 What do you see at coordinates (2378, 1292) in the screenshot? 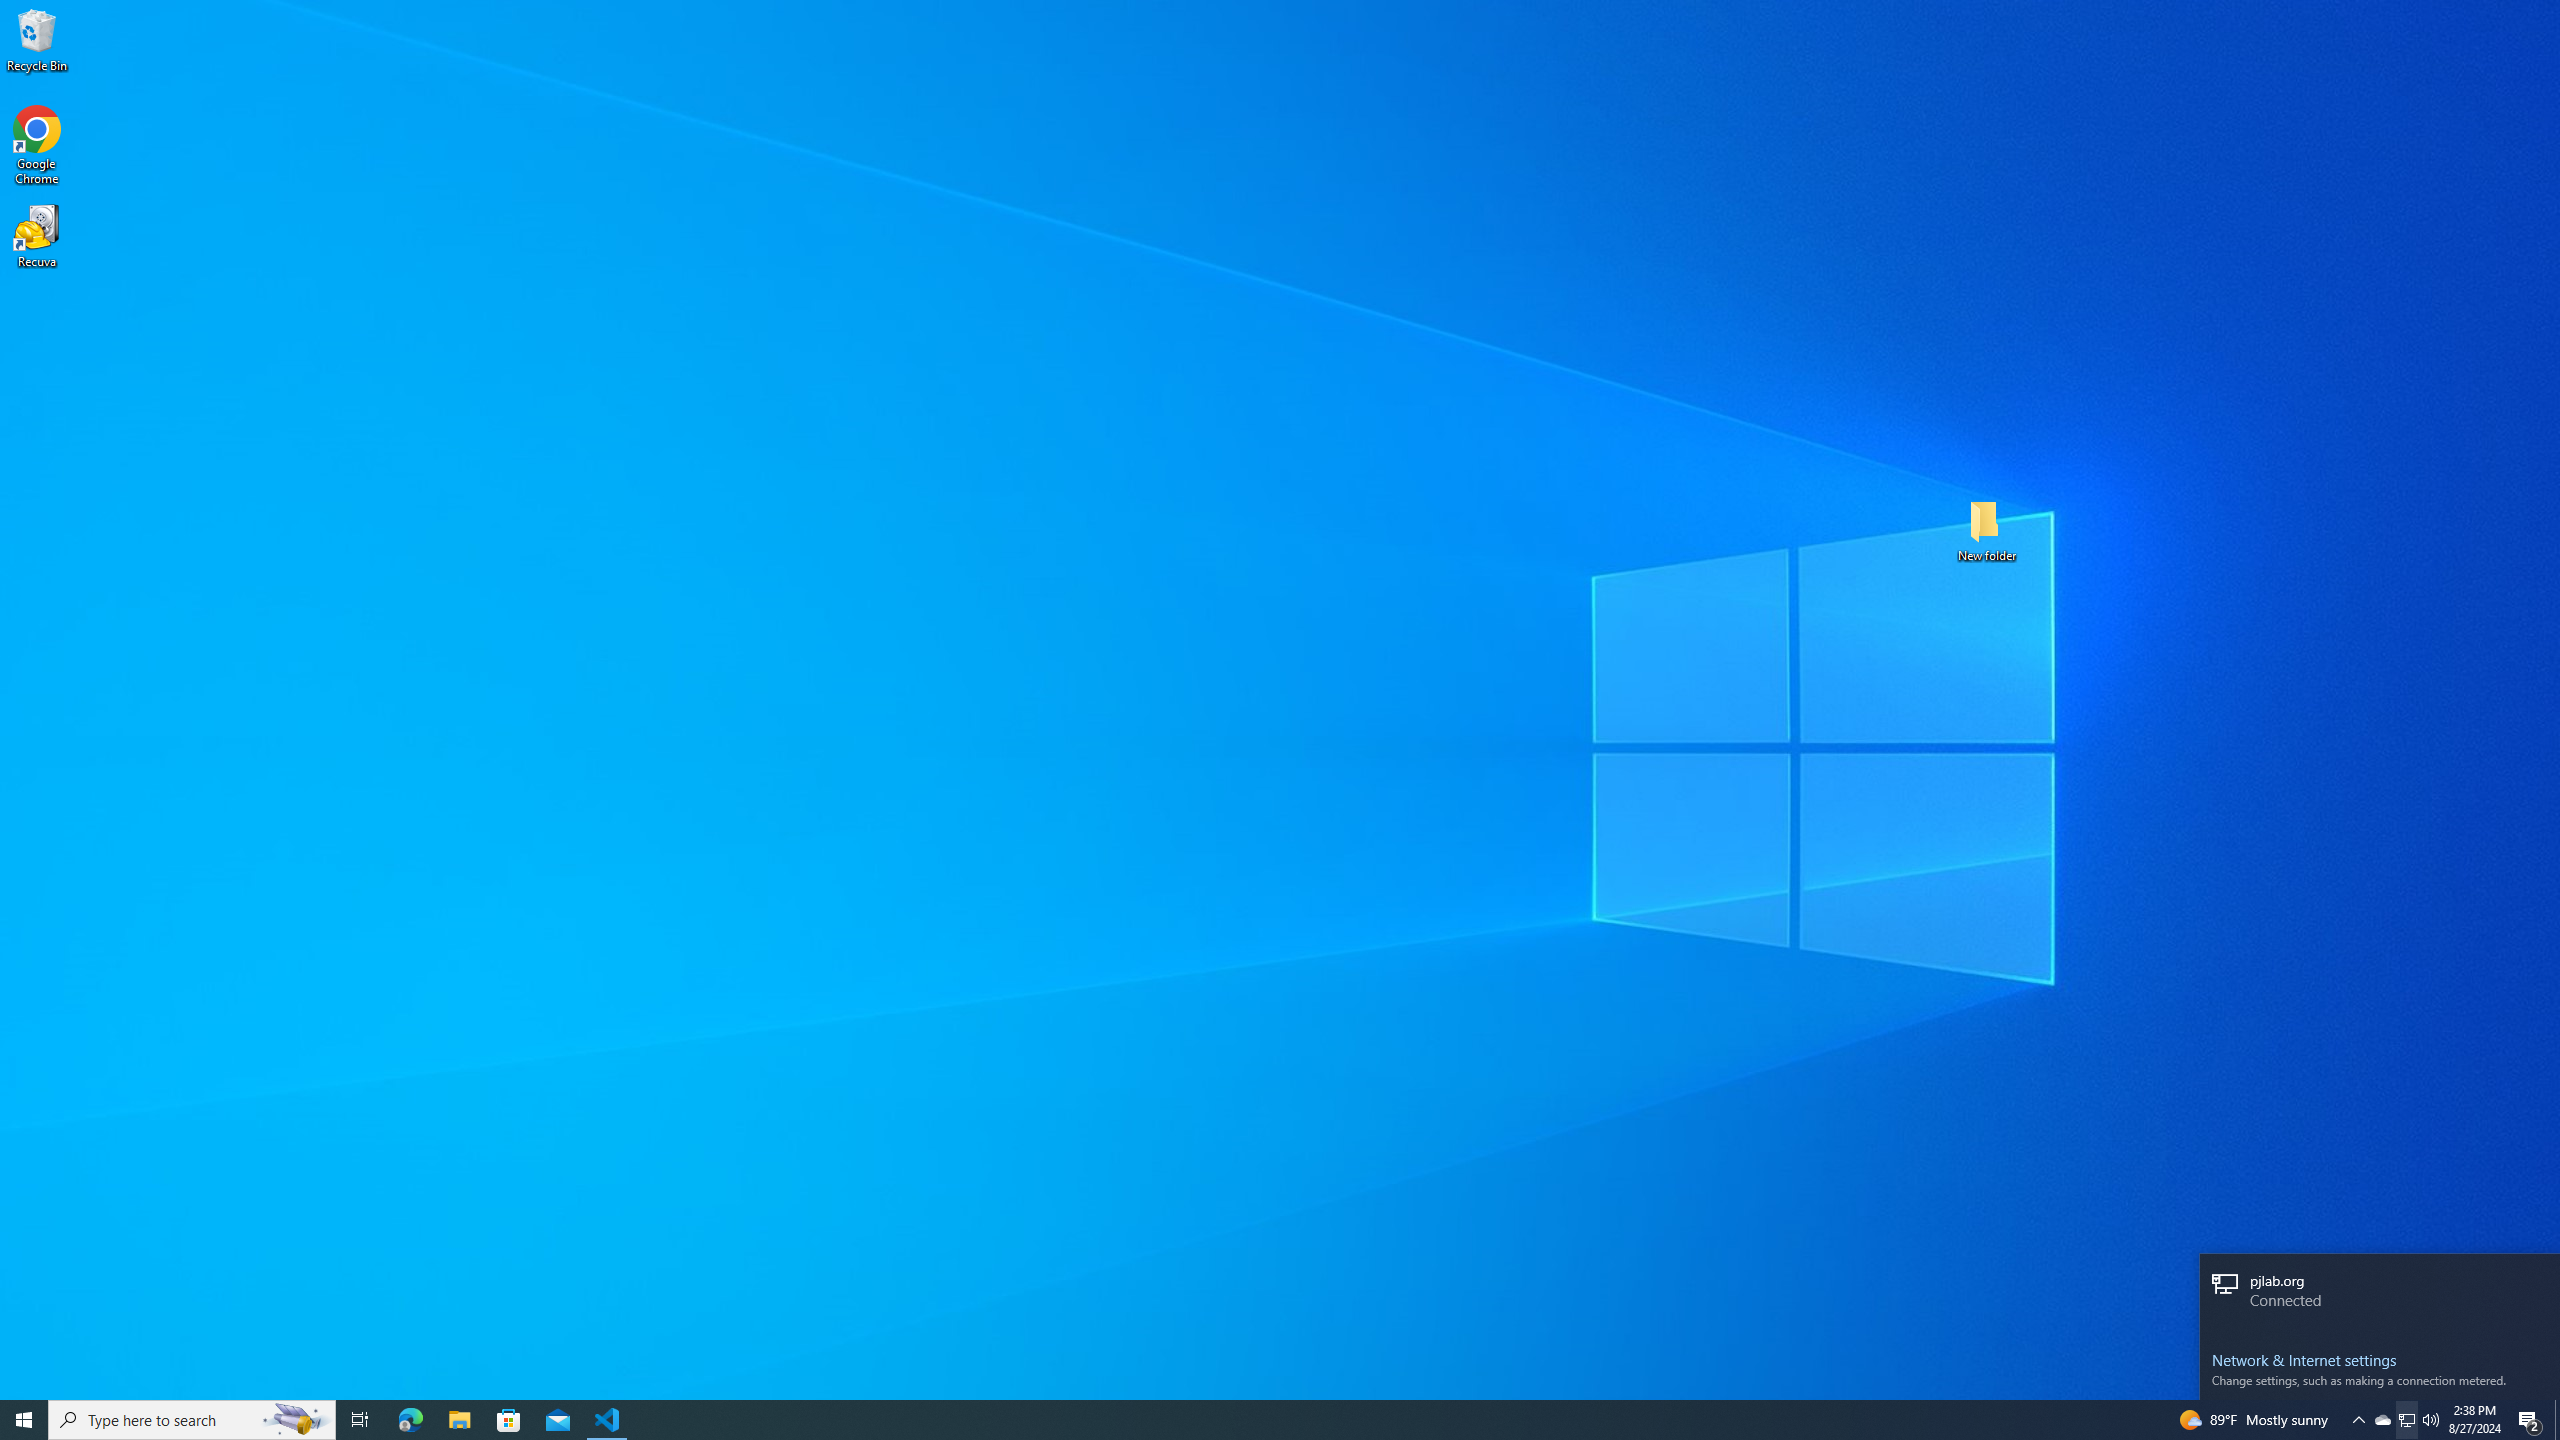
I see `'pjlab.org Connected'` at bounding box center [2378, 1292].